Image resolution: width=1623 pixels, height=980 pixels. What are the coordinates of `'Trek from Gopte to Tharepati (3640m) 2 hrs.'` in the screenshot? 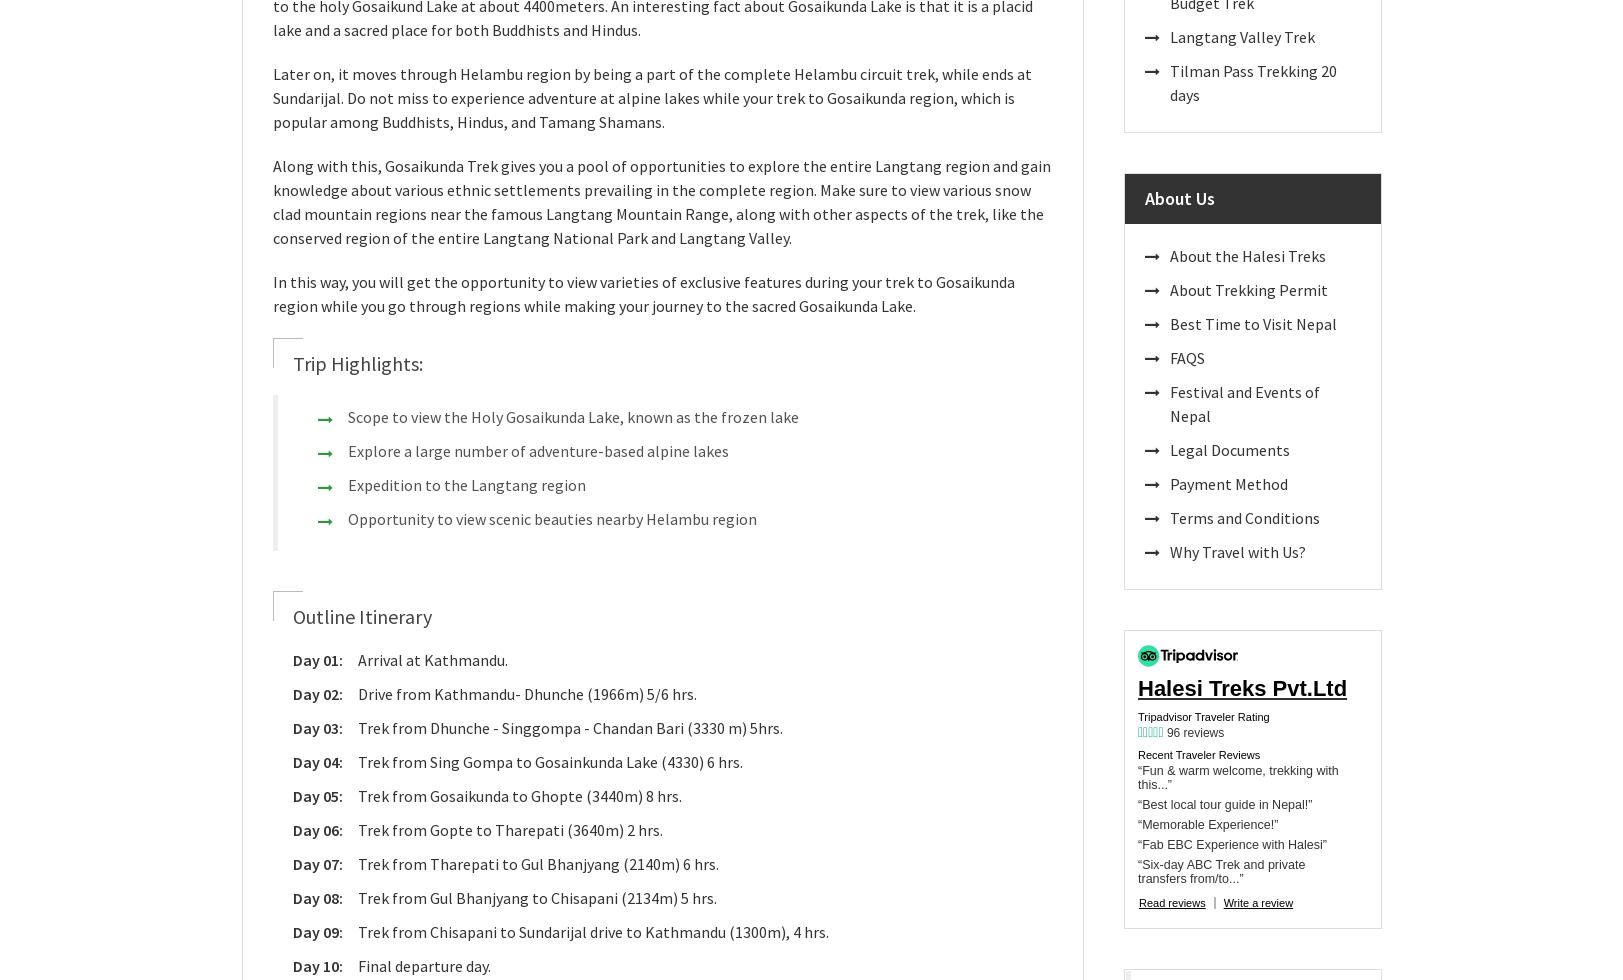 It's located at (509, 829).